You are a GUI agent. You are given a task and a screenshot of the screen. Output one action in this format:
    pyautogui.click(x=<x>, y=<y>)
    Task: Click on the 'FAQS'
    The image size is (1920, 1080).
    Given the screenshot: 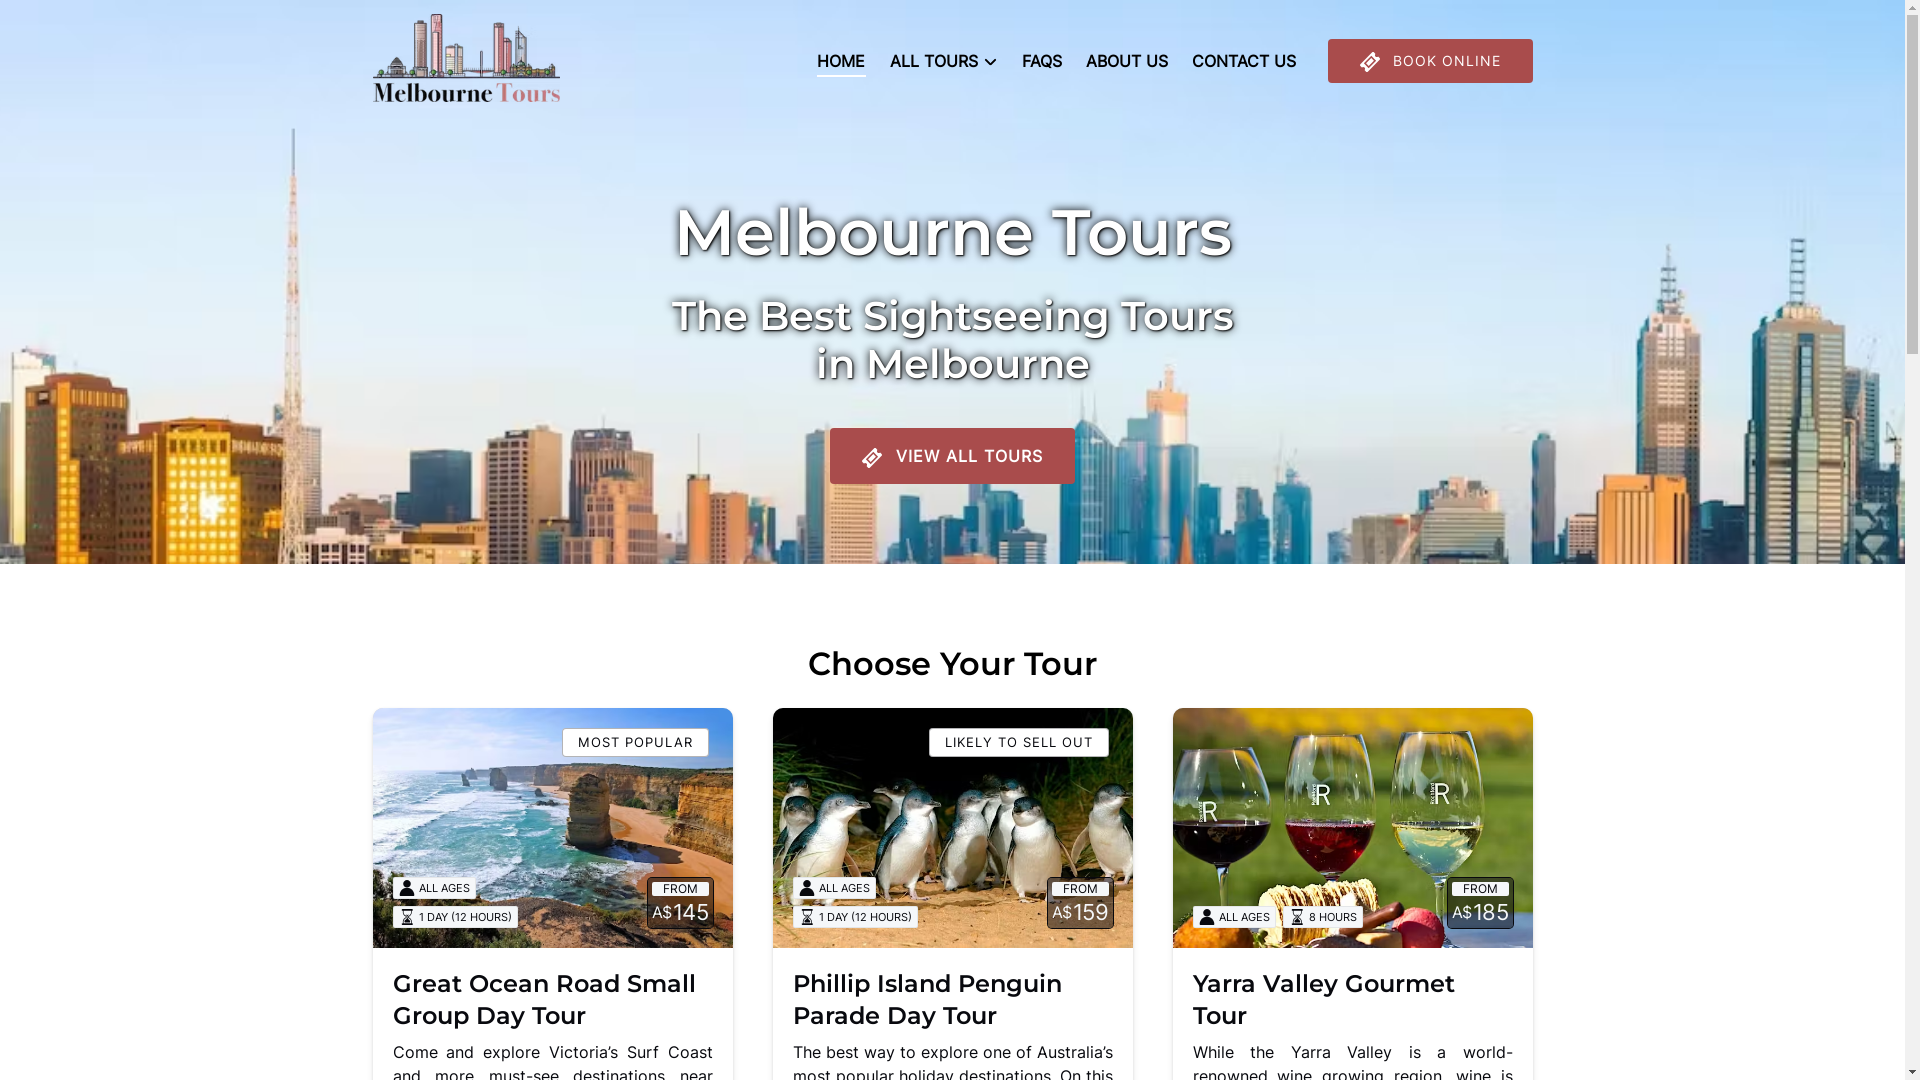 What is the action you would take?
    pyautogui.click(x=1040, y=60)
    